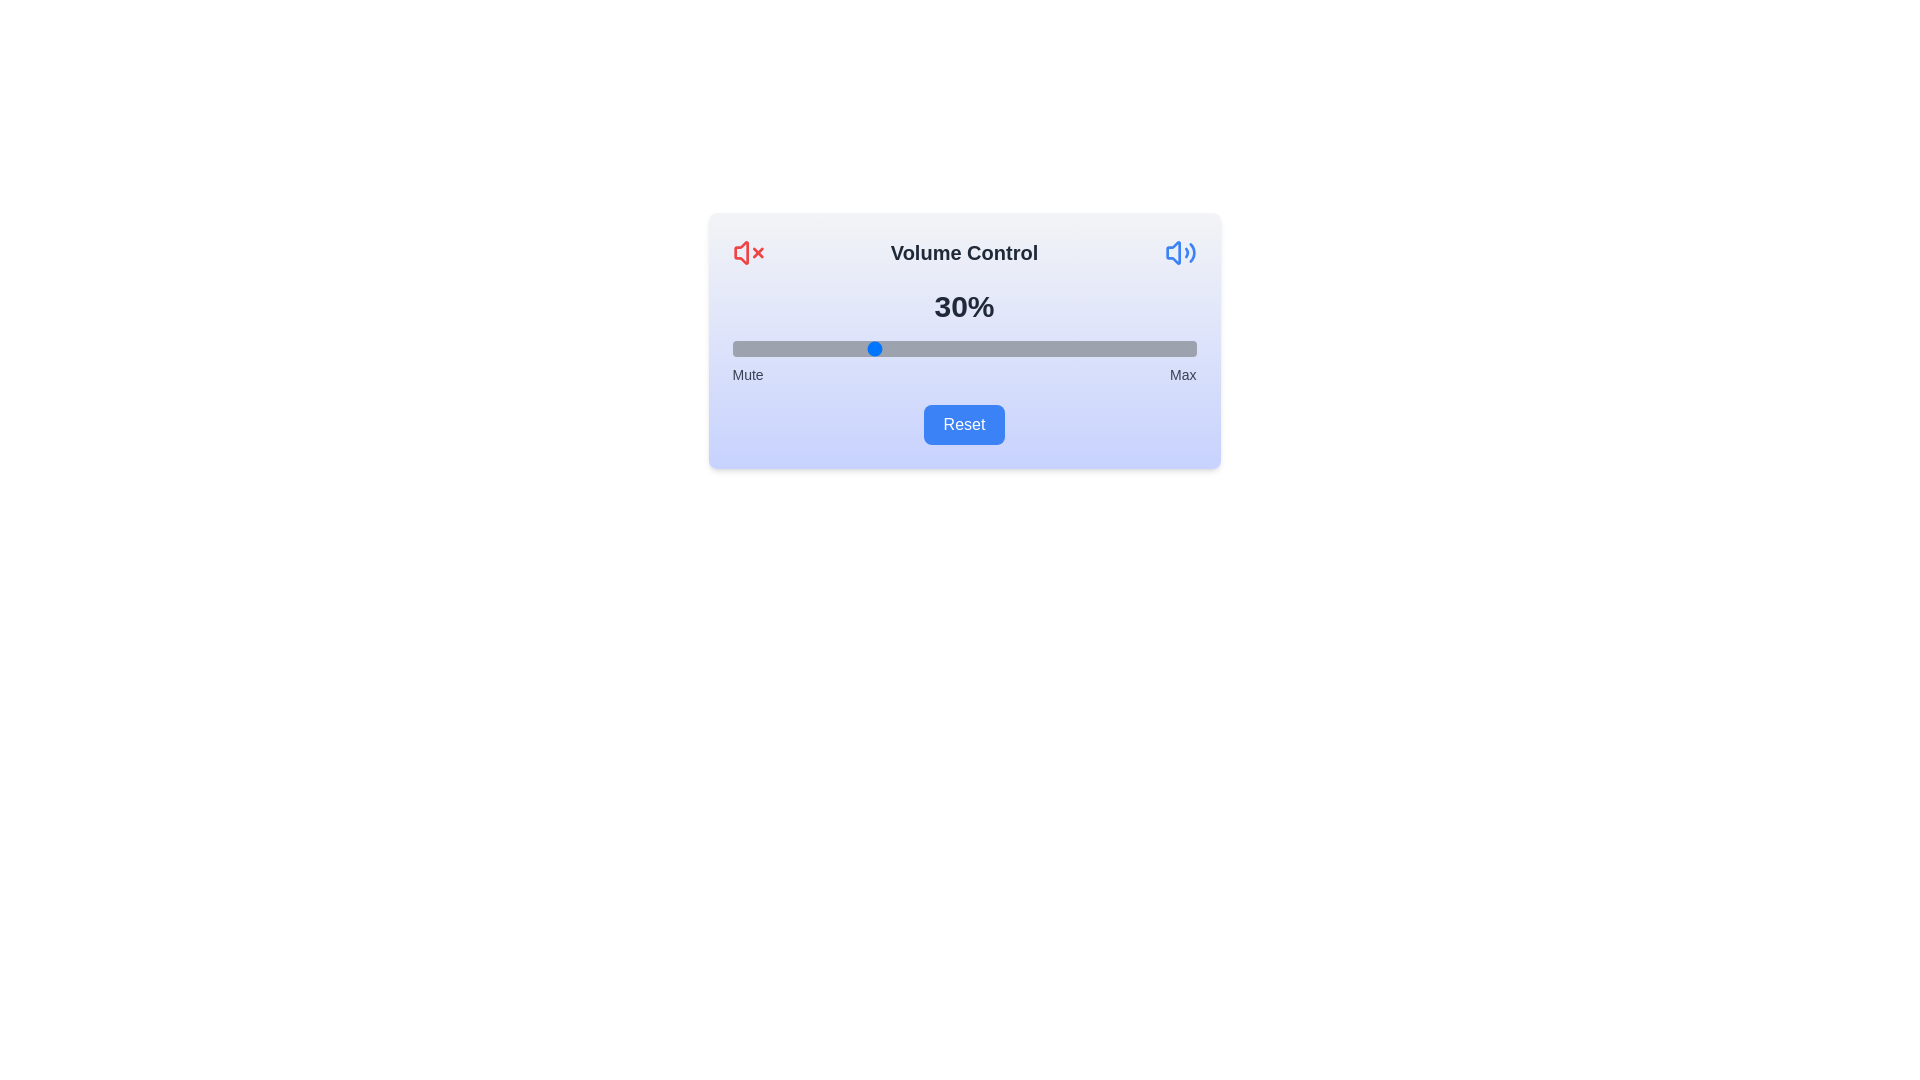  Describe the element at coordinates (973, 347) in the screenshot. I see `the volume slider to a specific percentage, 52` at that location.